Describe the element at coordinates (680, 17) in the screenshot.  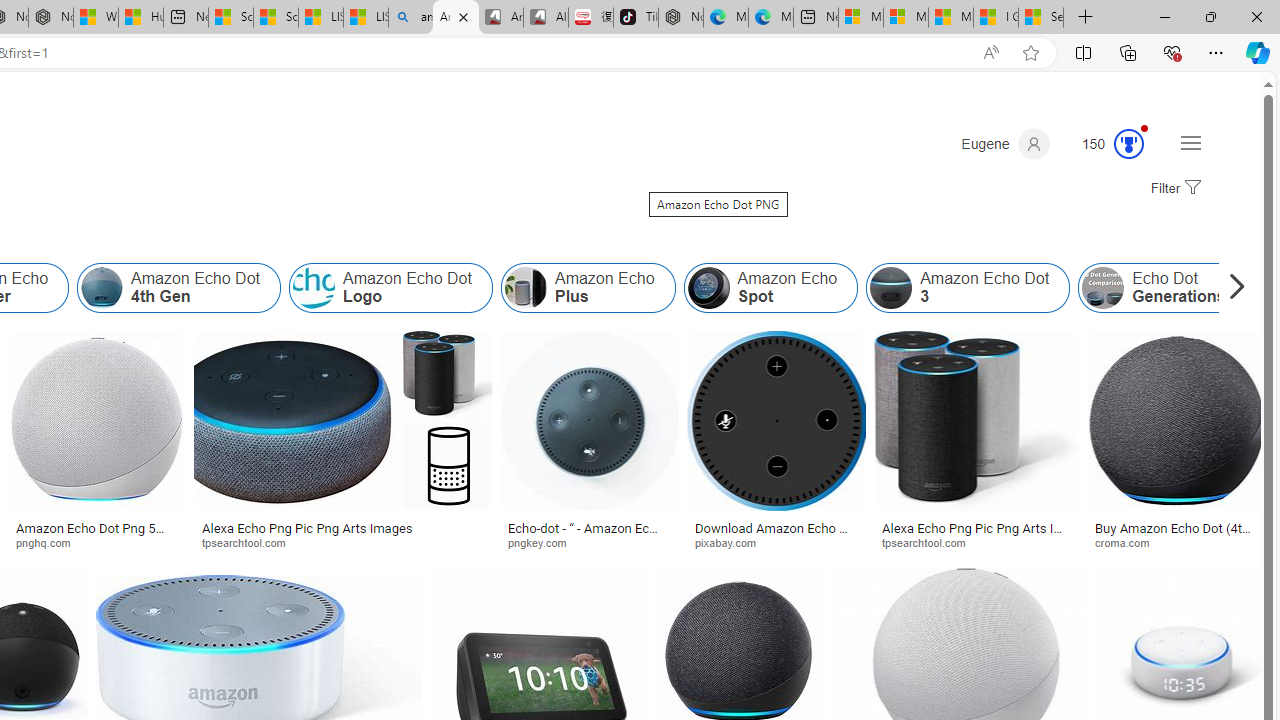
I see `'Nordace - Best Sellers'` at that location.